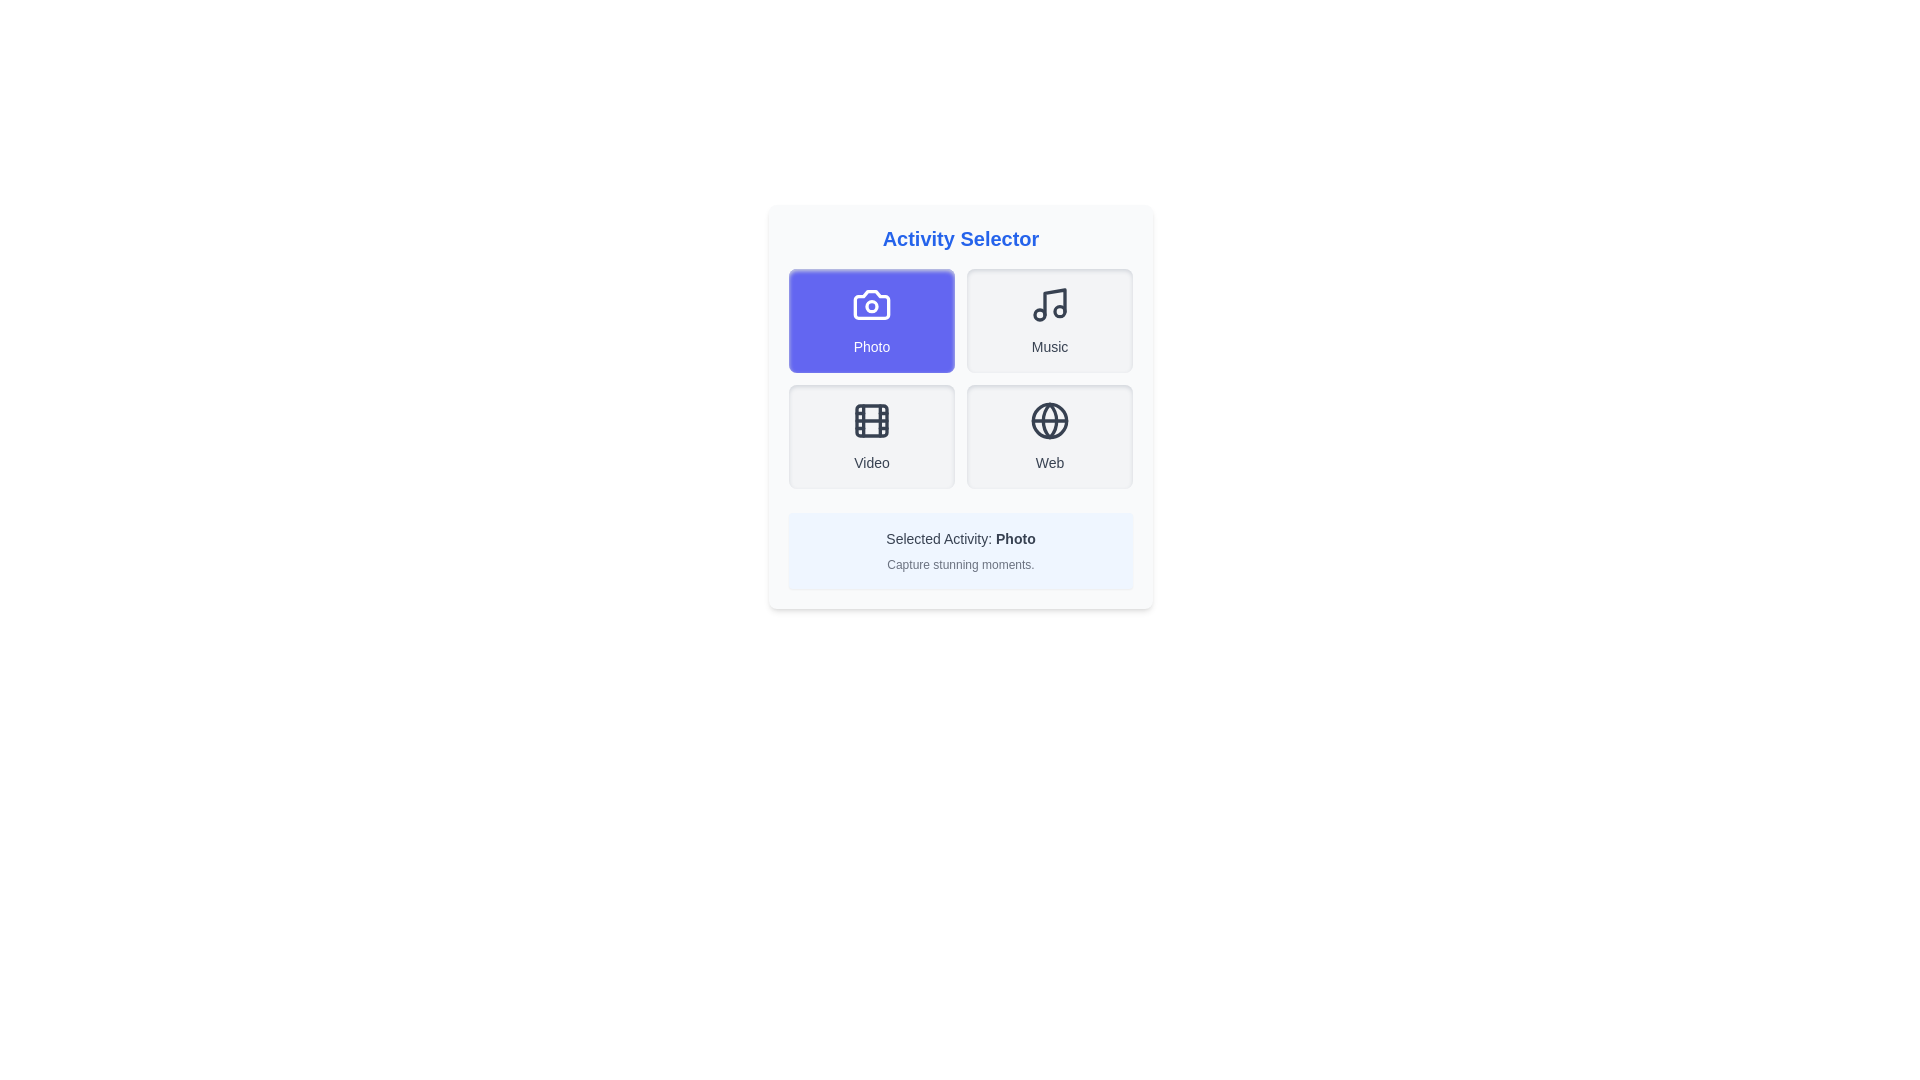 This screenshot has width=1920, height=1080. Describe the element at coordinates (1054, 302) in the screenshot. I see `the 'Music' activity icon located in the upper-right quadrant of the activity selection grid` at that location.